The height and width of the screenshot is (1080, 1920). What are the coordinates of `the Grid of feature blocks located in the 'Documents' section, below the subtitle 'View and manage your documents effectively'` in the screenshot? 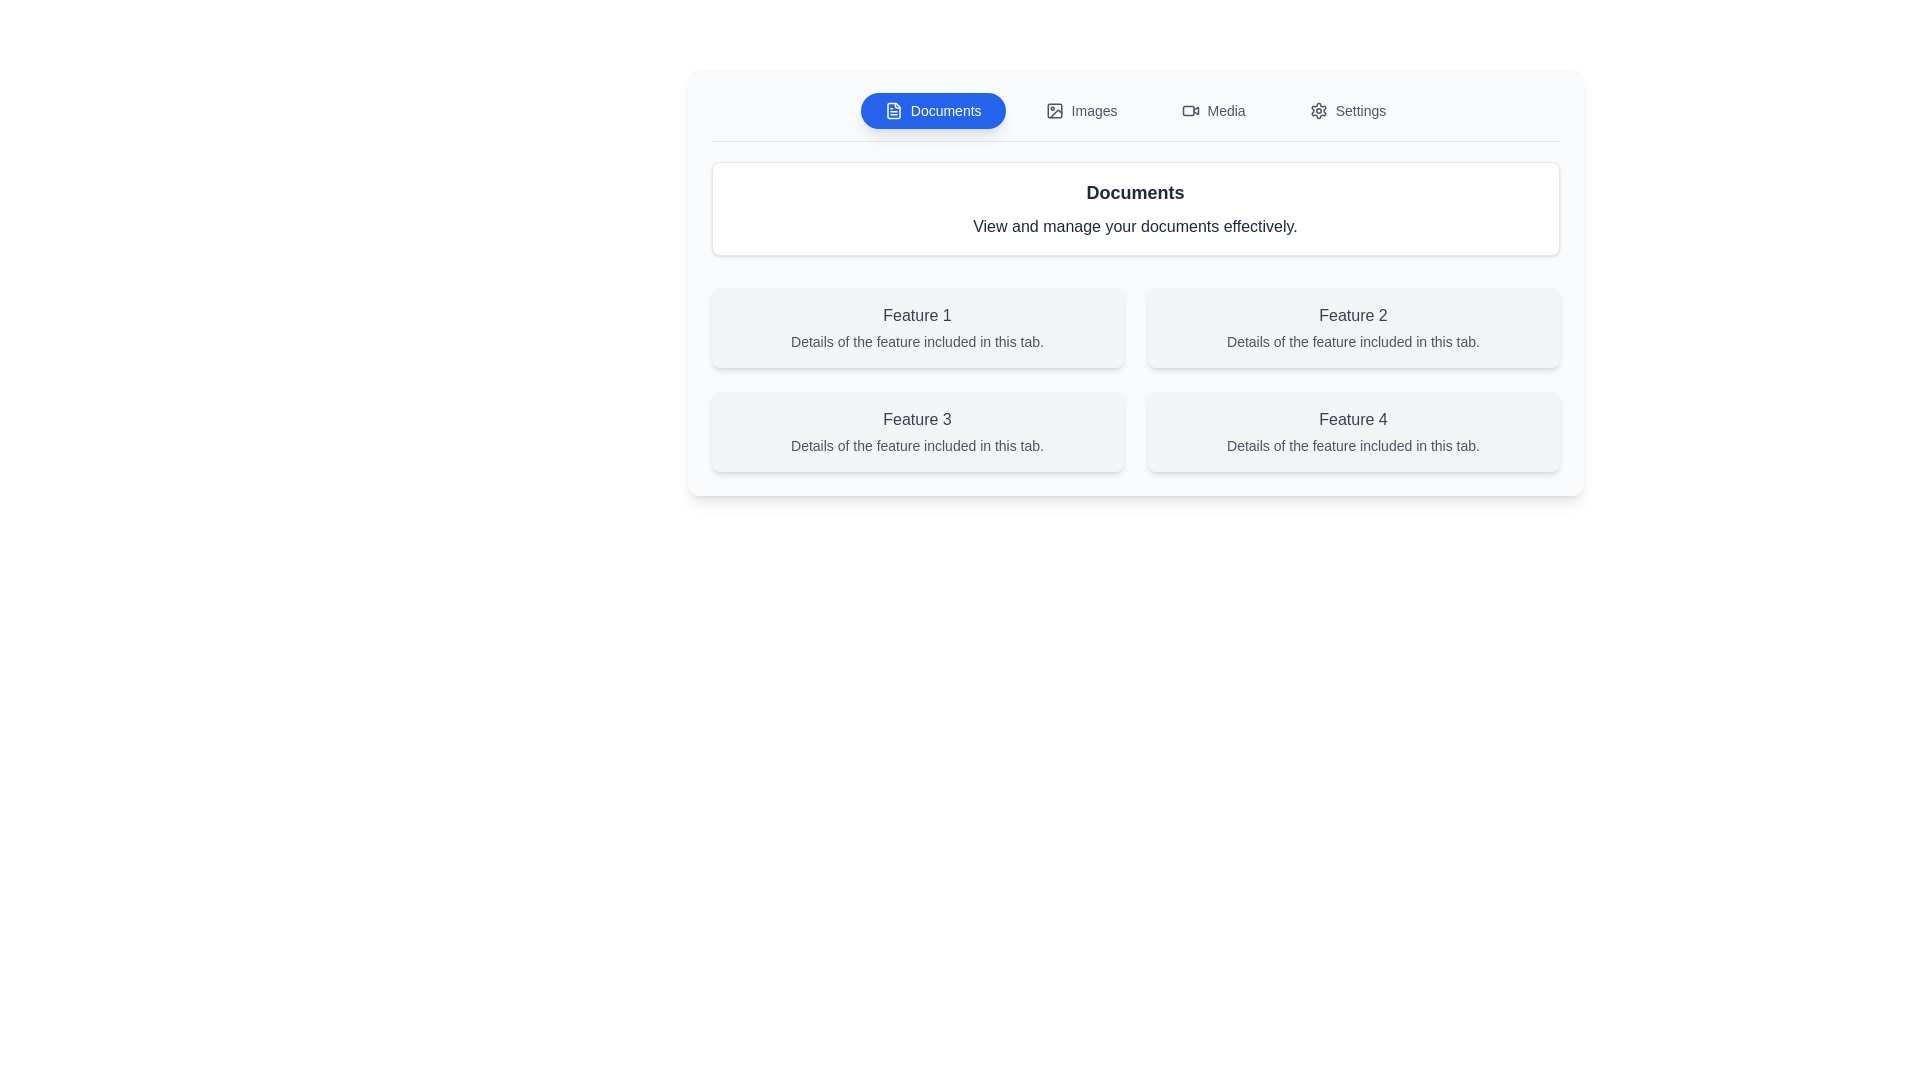 It's located at (1135, 380).